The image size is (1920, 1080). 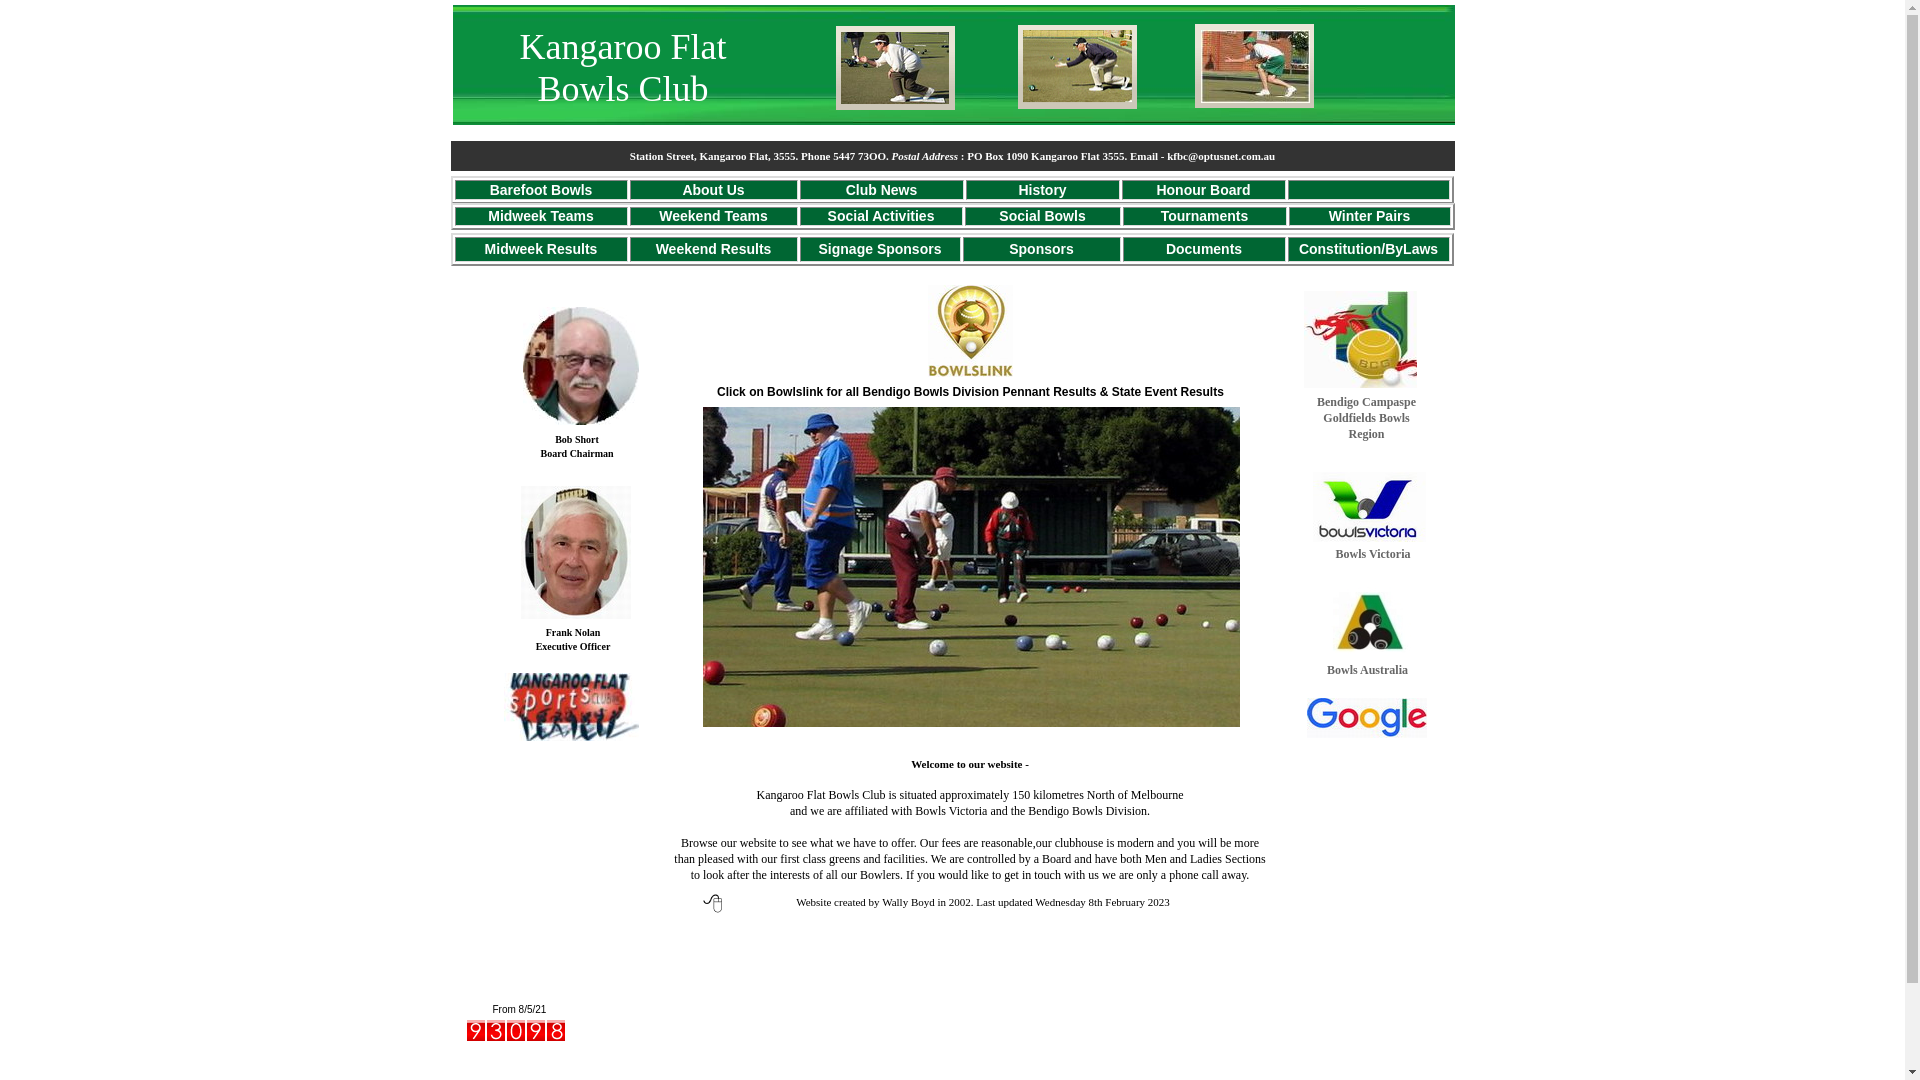 What do you see at coordinates (1207, 215) in the screenshot?
I see `'ournaments'` at bounding box center [1207, 215].